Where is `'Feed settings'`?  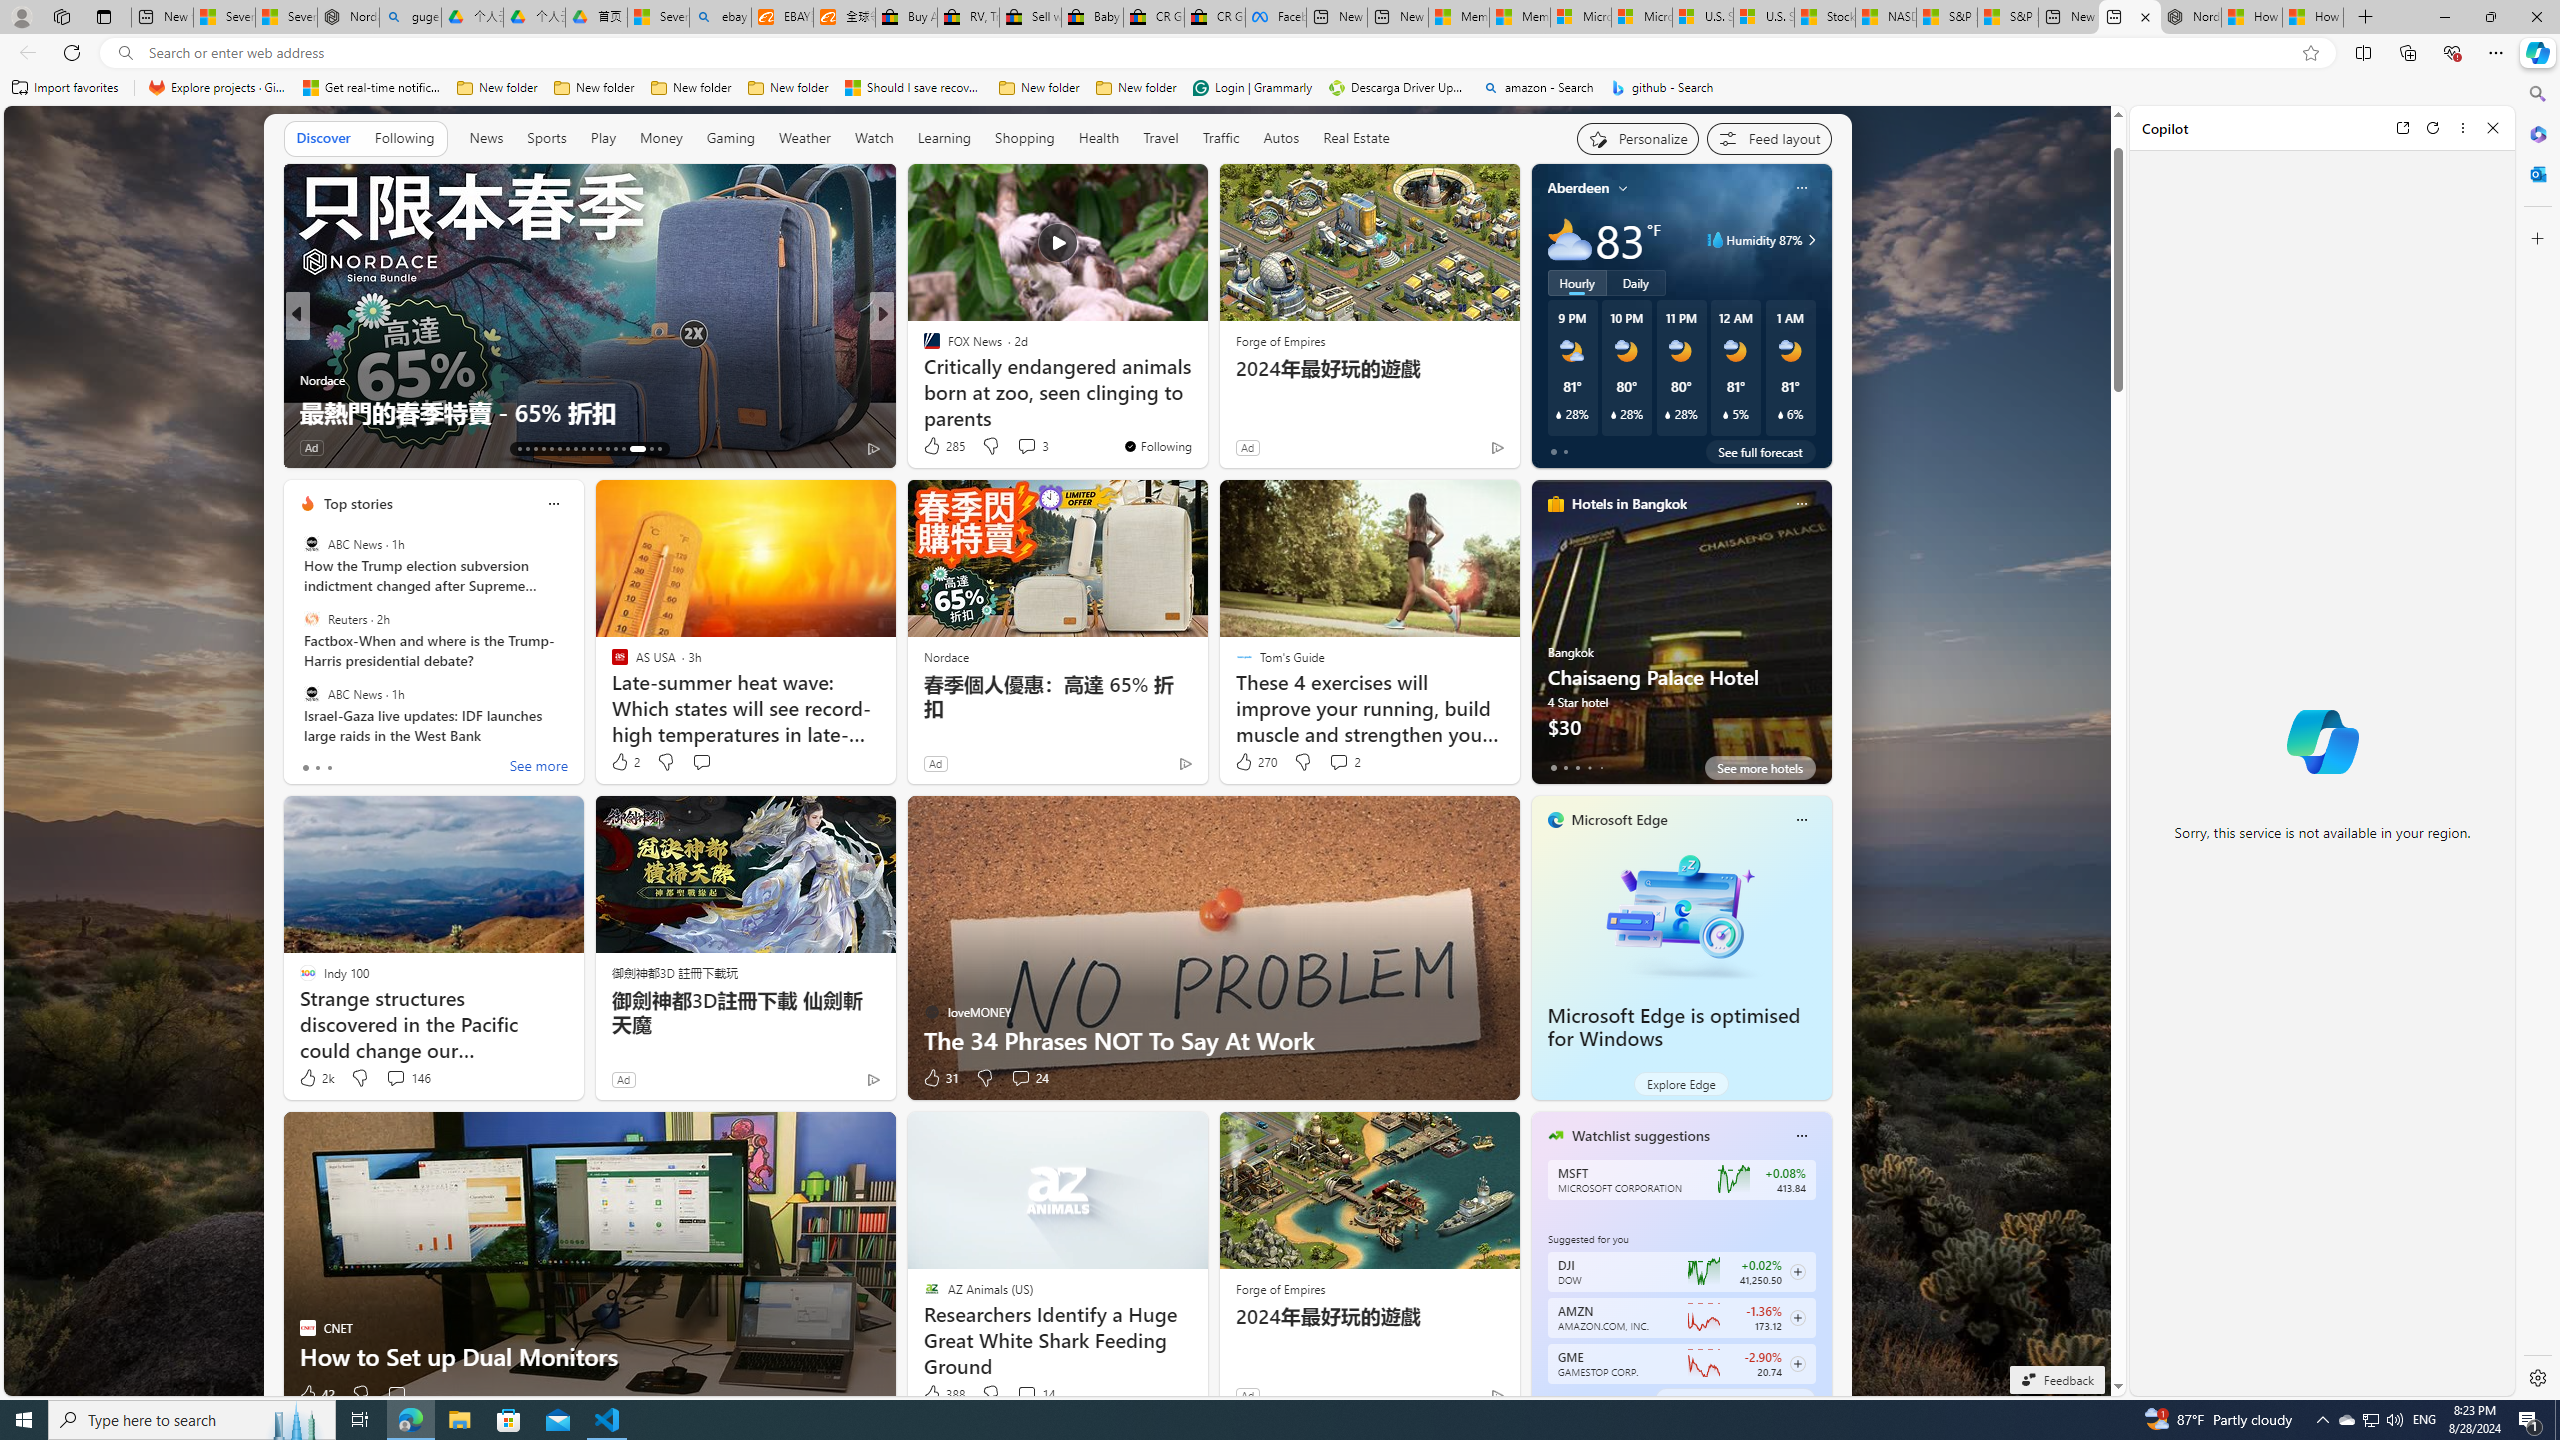 'Feed settings' is located at coordinates (1768, 137).